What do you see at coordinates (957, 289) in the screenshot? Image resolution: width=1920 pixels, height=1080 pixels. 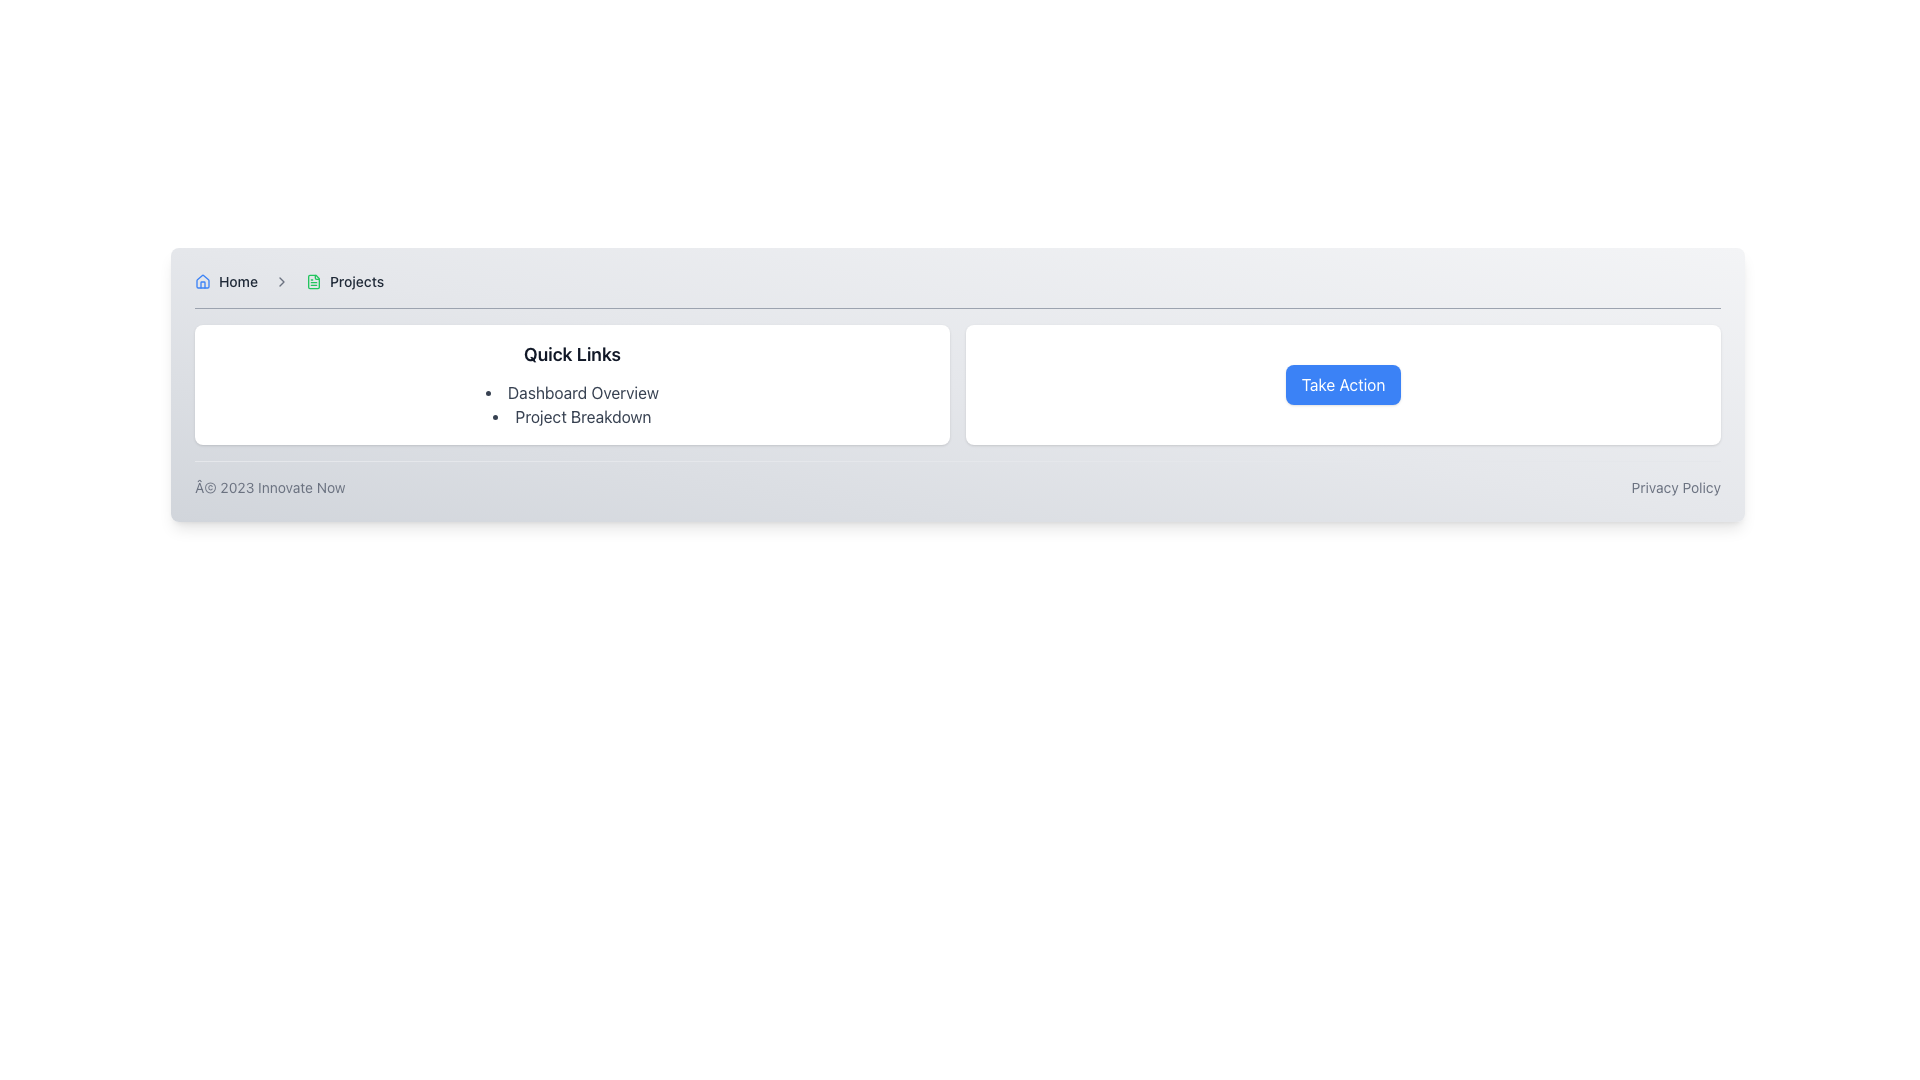 I see `the Breadcrumb Navigation Bar located at the upper-central portion of the interface` at bounding box center [957, 289].